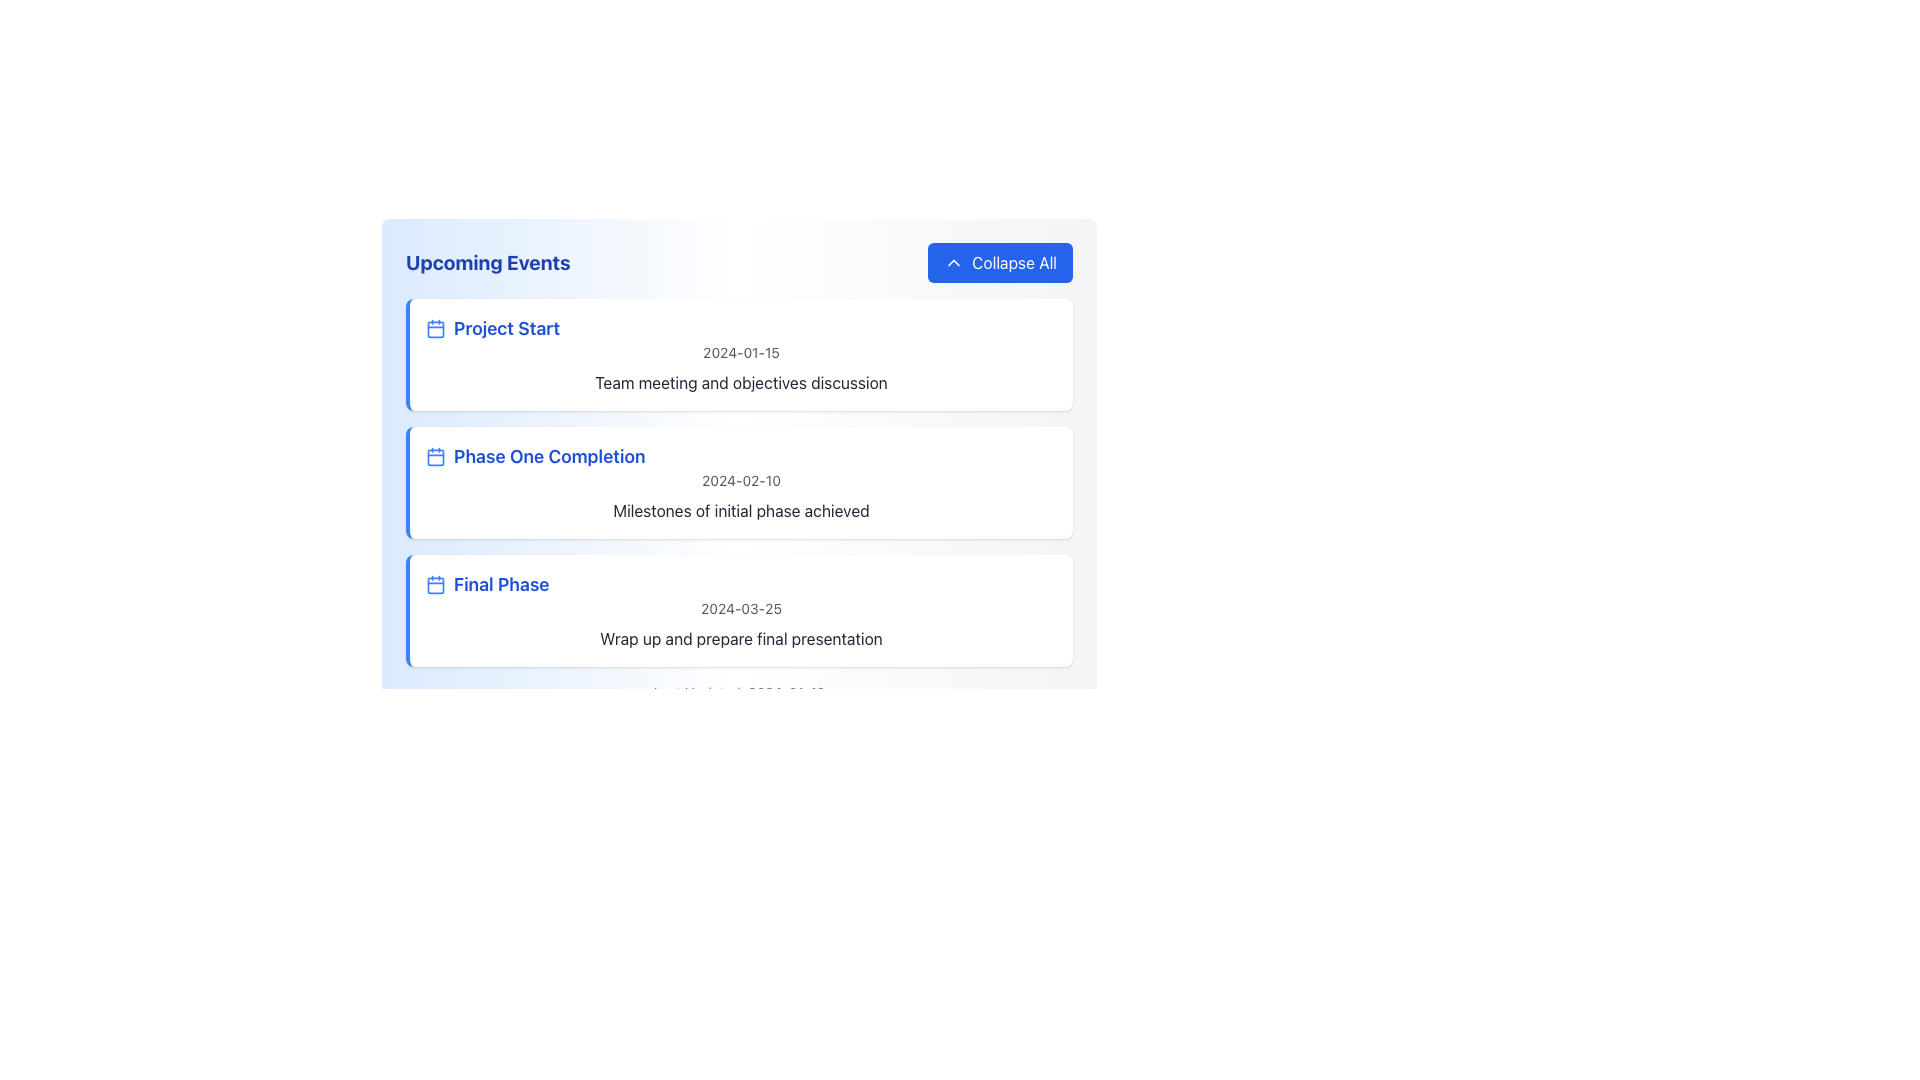 This screenshot has width=1920, height=1080. Describe the element at coordinates (738, 441) in the screenshot. I see `the 'Phase One Completion' card in the event list` at that location.